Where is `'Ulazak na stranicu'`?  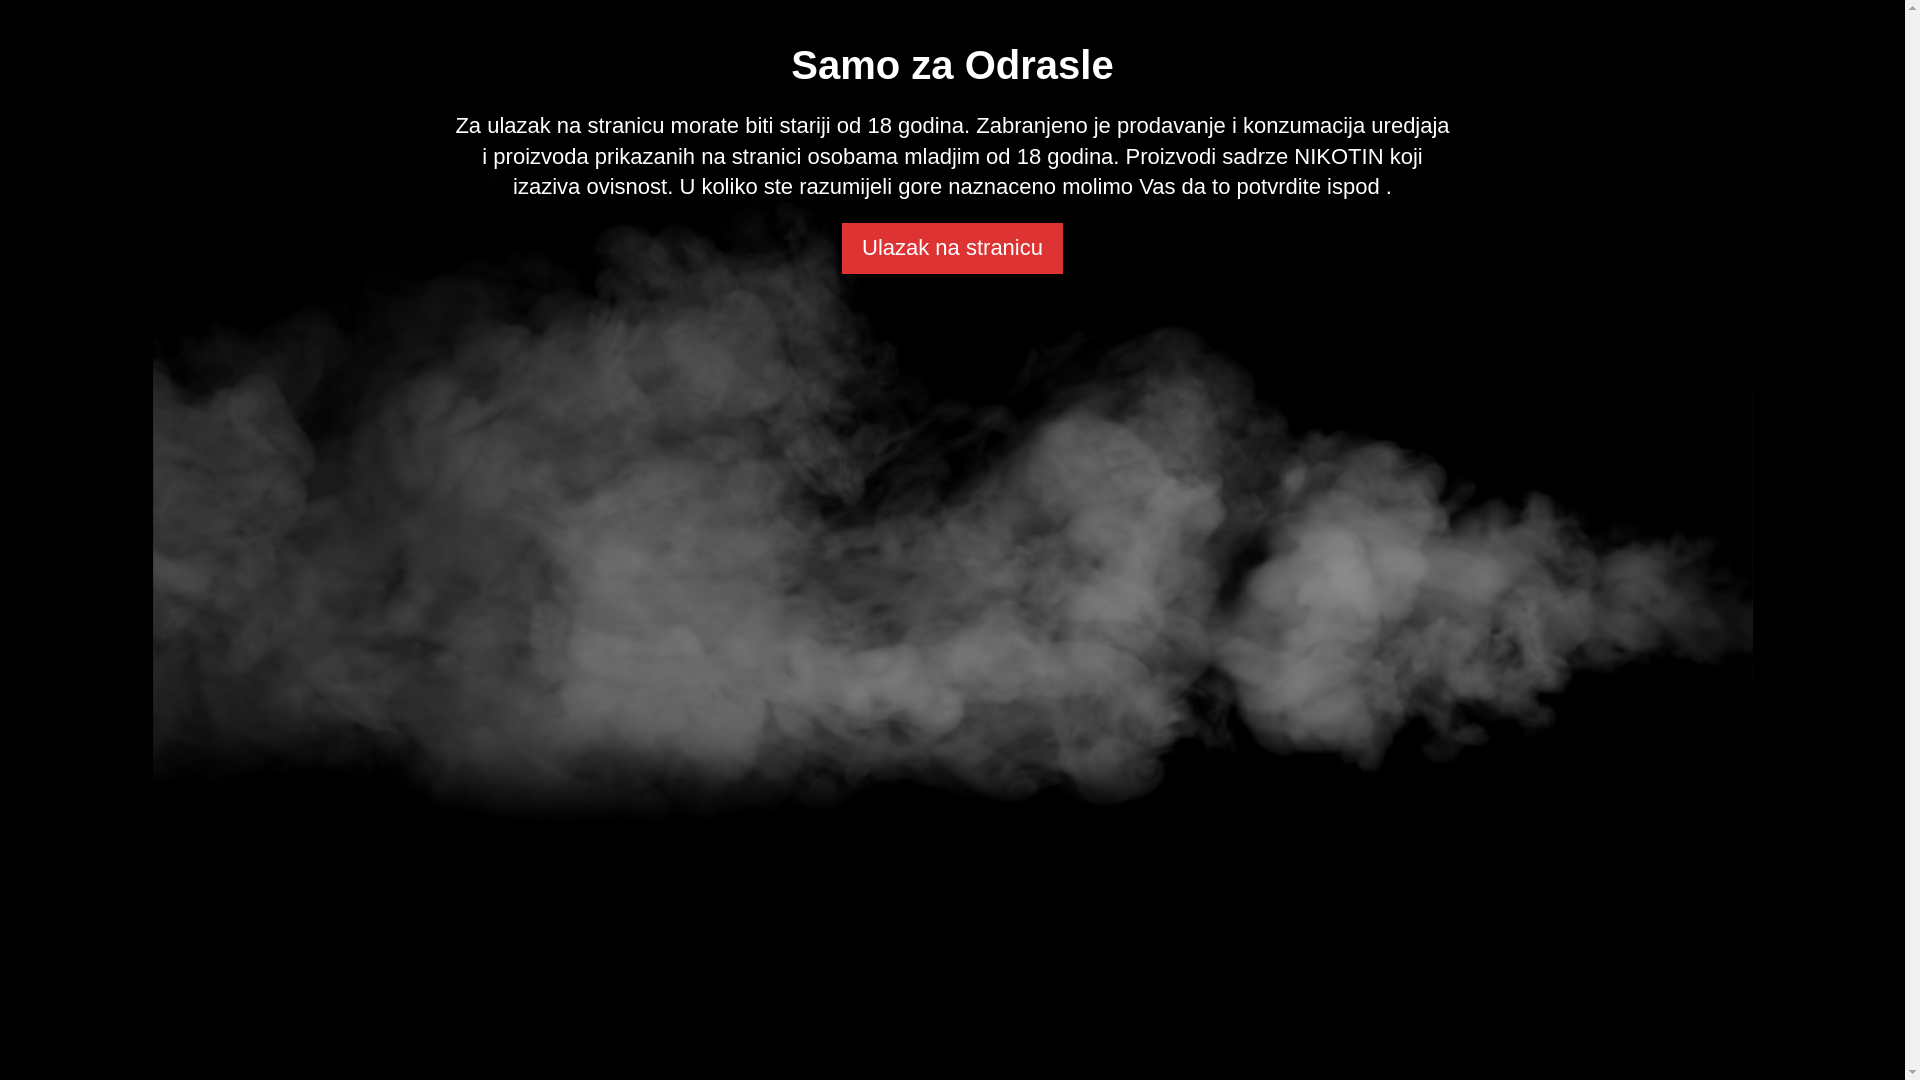 'Ulazak na stranicu' is located at coordinates (951, 247).